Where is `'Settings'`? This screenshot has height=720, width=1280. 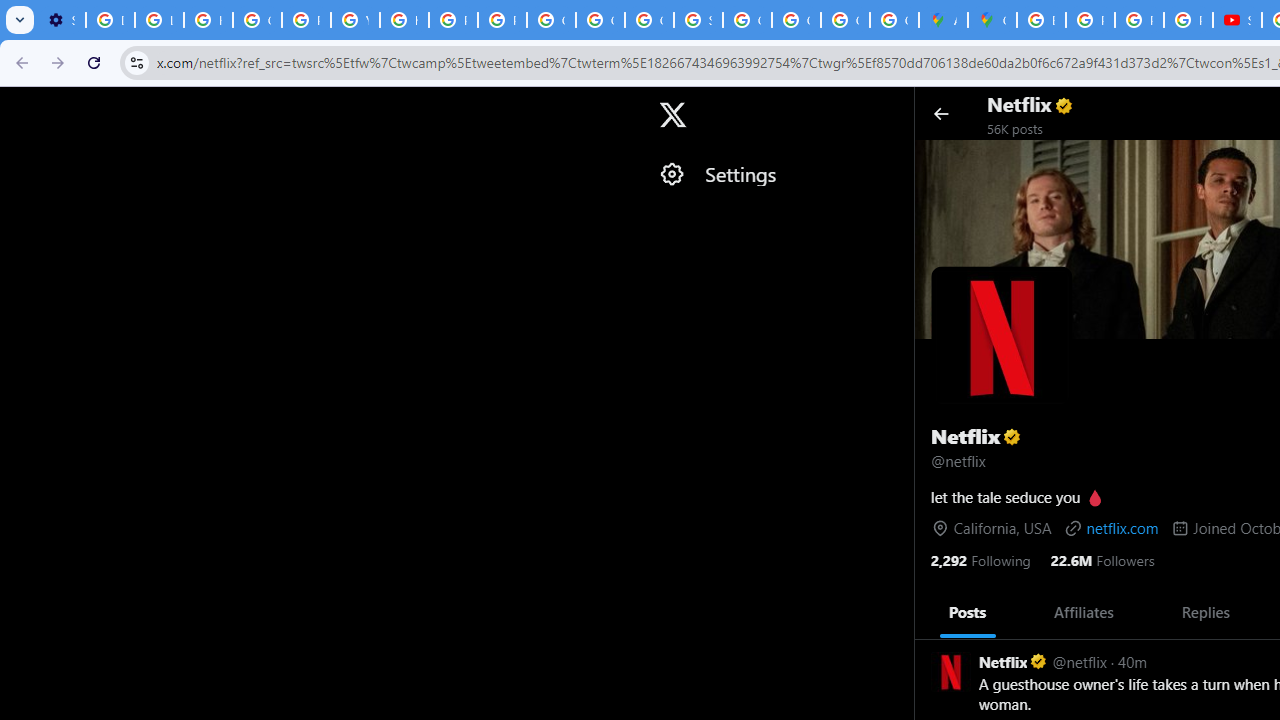
'Settings' is located at coordinates (775, 173).